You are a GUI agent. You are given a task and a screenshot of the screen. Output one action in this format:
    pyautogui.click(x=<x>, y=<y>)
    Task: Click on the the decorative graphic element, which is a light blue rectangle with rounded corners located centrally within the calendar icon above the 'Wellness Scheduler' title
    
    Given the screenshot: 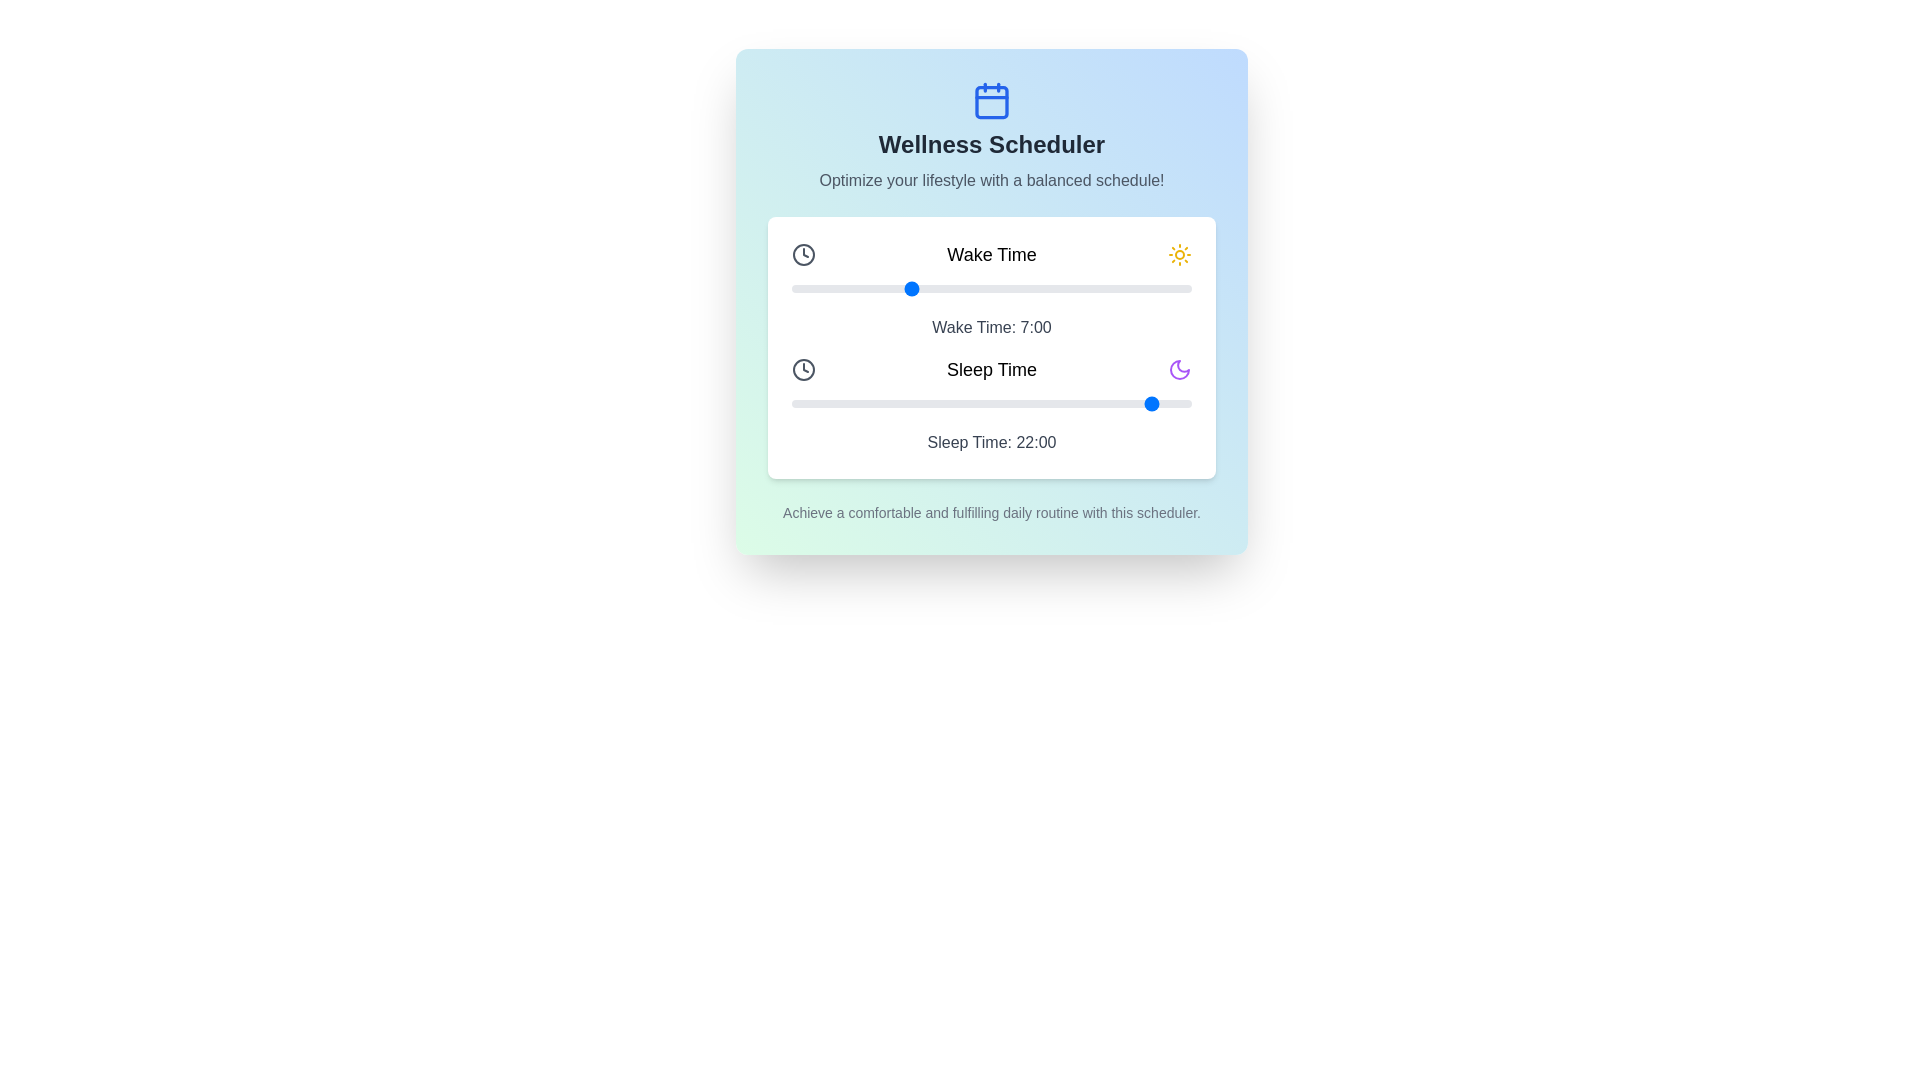 What is the action you would take?
    pyautogui.click(x=992, y=101)
    